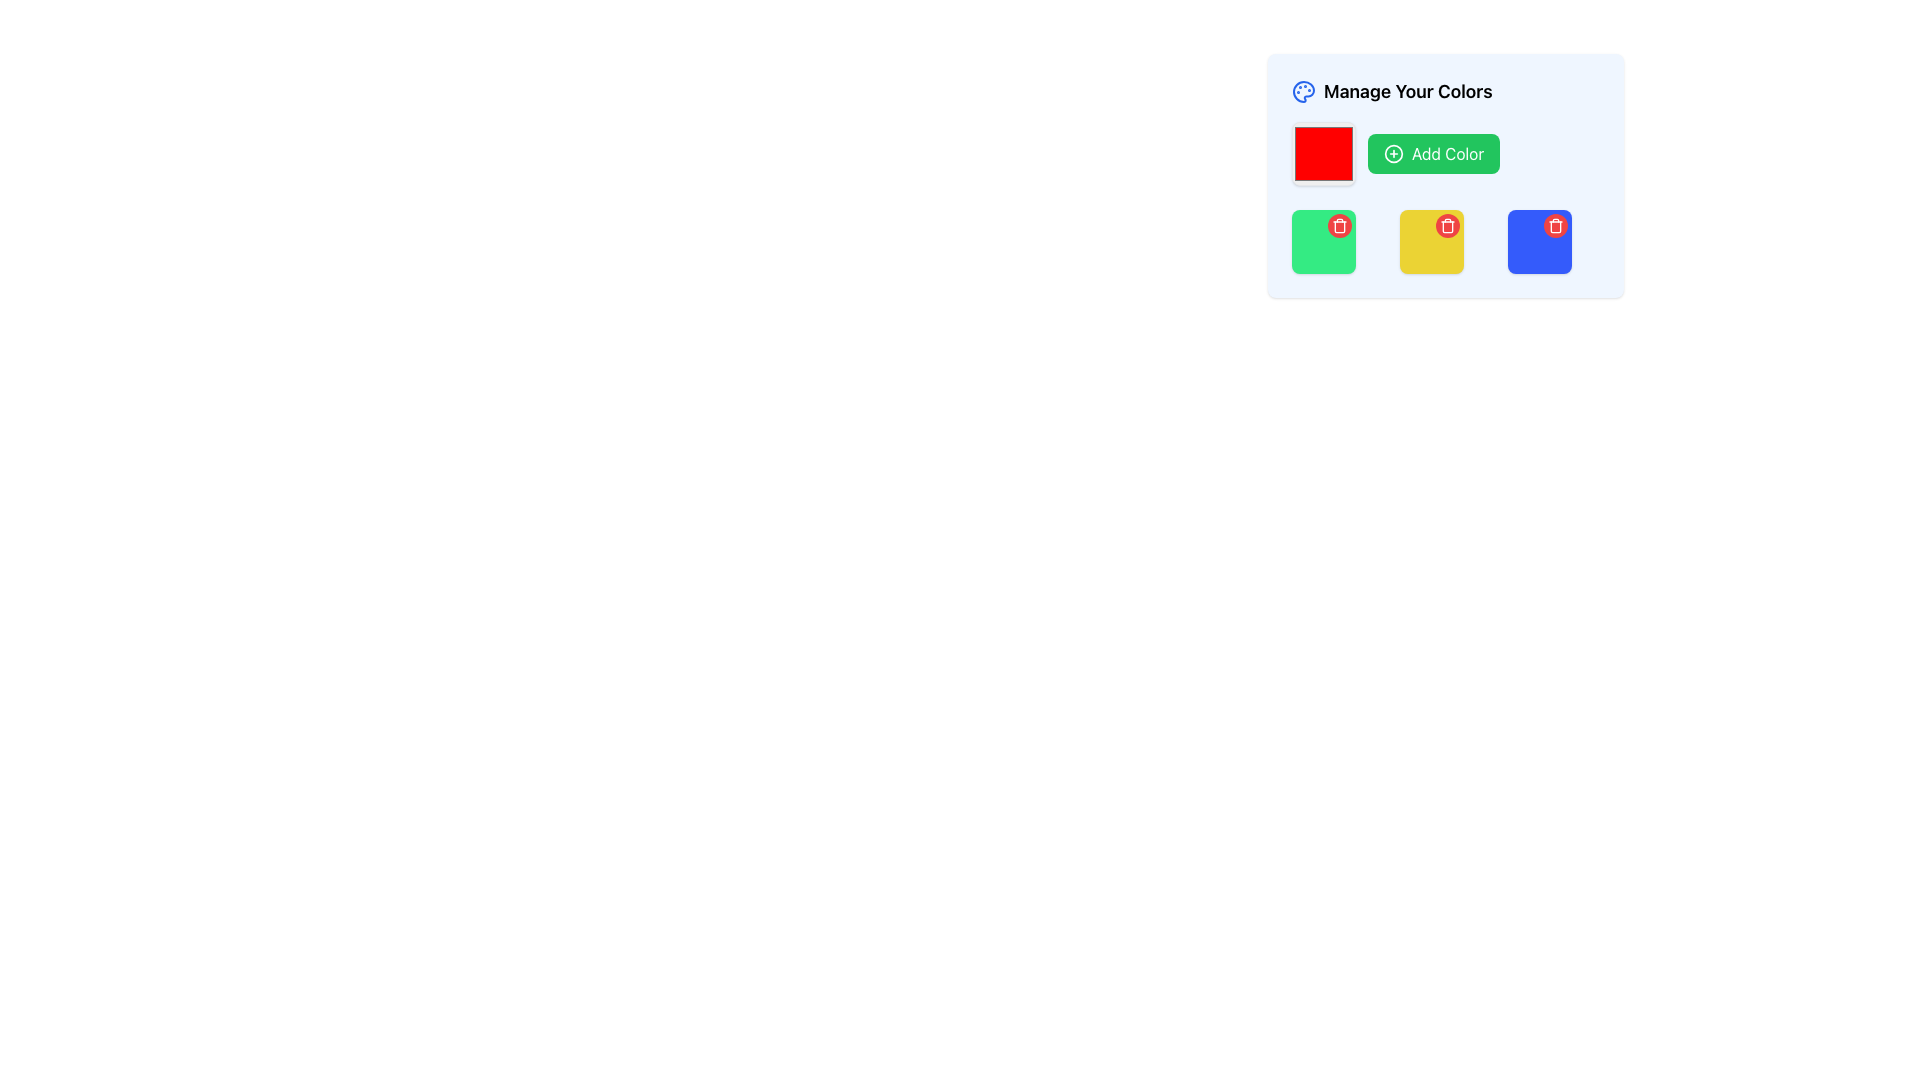 This screenshot has height=1080, width=1920. What do you see at coordinates (1445, 175) in the screenshot?
I see `the control panel for managing colors located below the title 'Manage Your Colors'` at bounding box center [1445, 175].